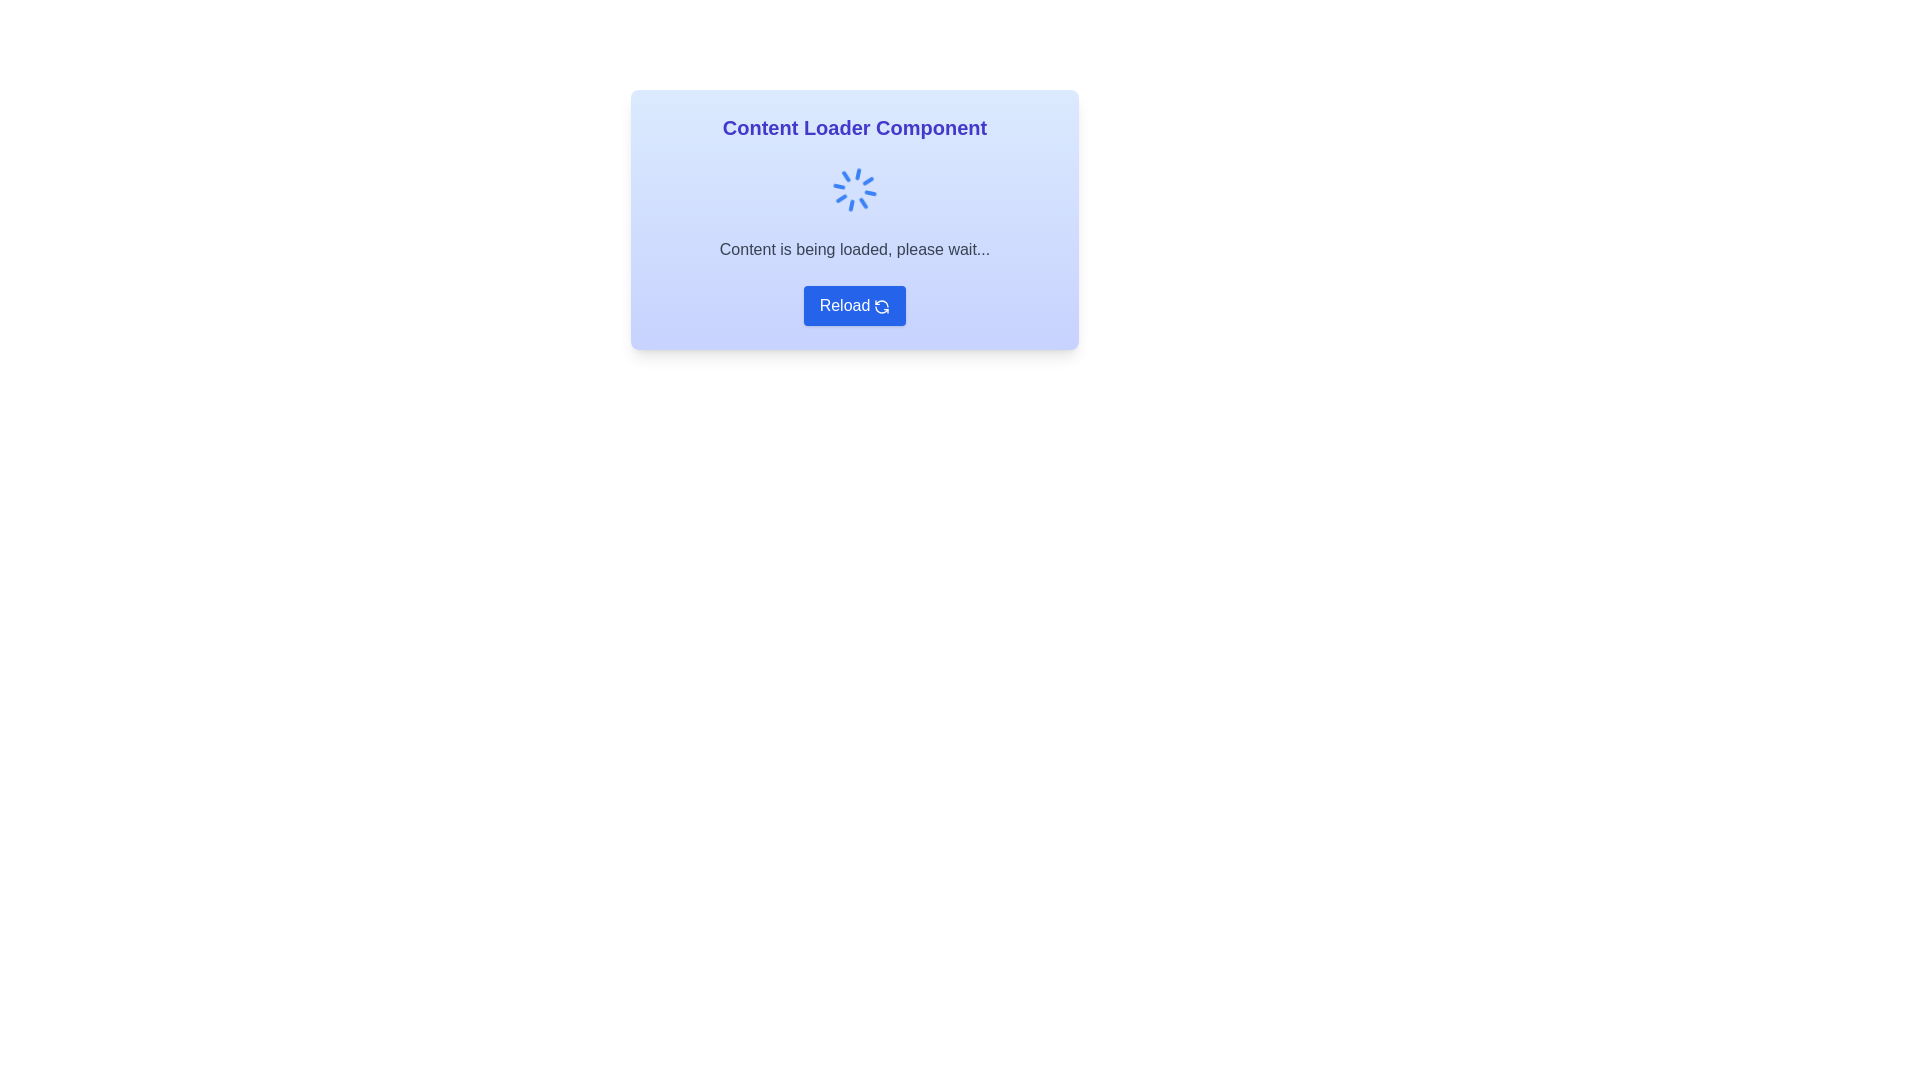 The image size is (1920, 1080). I want to click on the loading spinner icon, which visually indicates that content is loading and is centrally located above a text message and a 'Reload' button, so click(854, 189).